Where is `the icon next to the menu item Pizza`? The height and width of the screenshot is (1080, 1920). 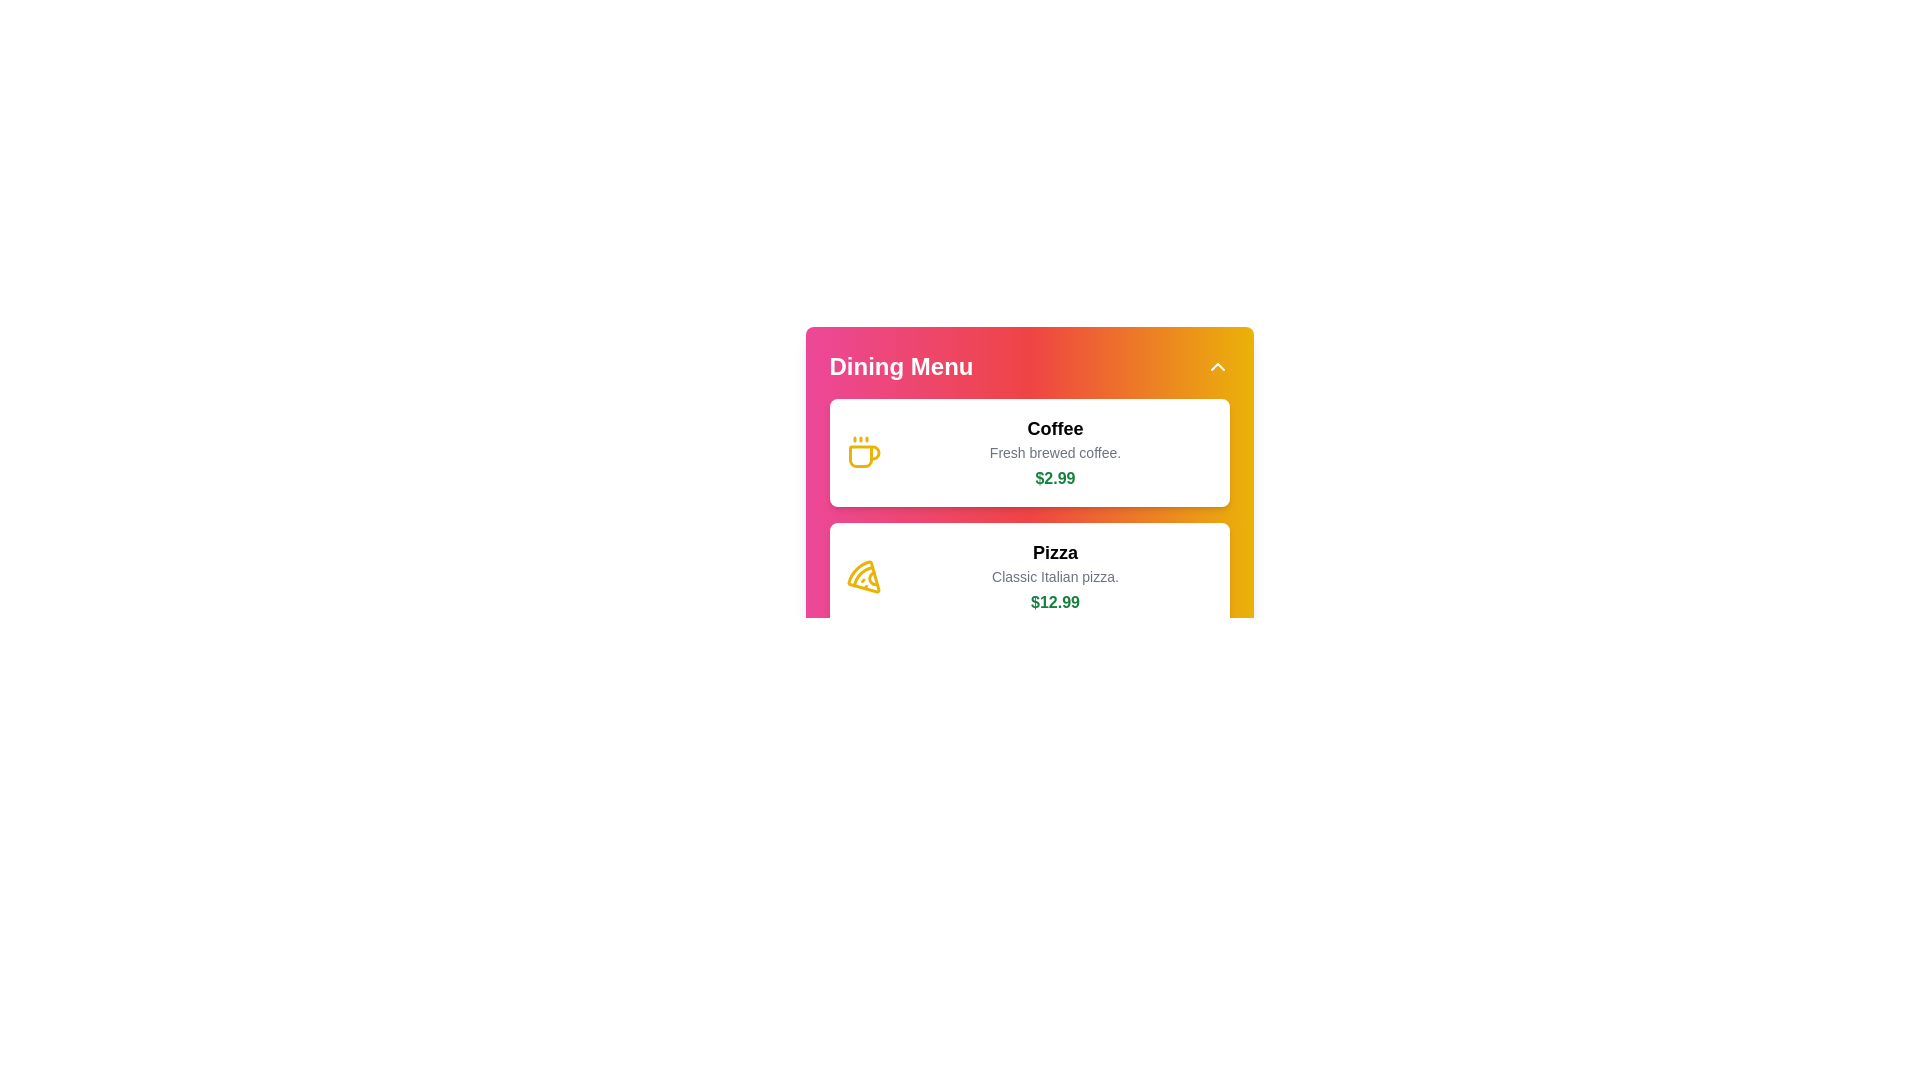 the icon next to the menu item Pizza is located at coordinates (863, 577).